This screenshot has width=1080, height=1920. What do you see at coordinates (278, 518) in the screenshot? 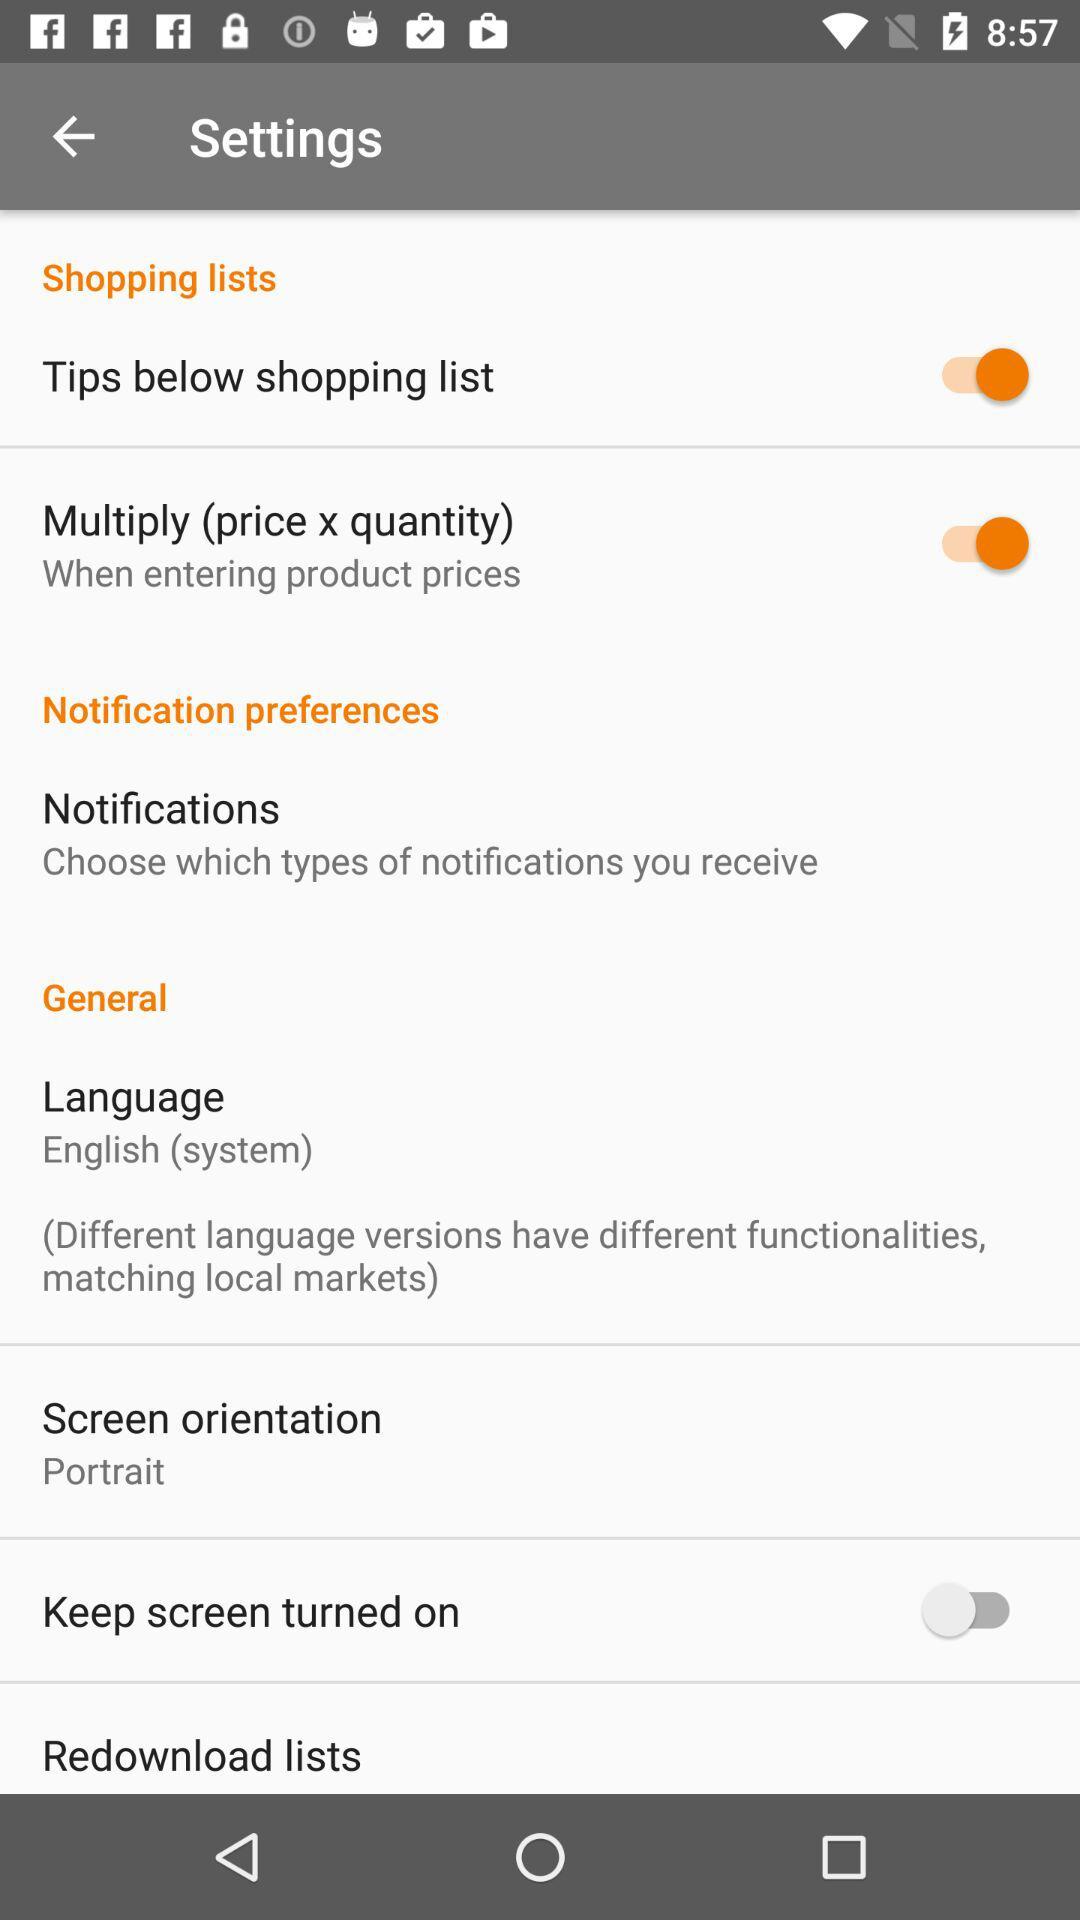
I see `multiply price x icon` at bounding box center [278, 518].